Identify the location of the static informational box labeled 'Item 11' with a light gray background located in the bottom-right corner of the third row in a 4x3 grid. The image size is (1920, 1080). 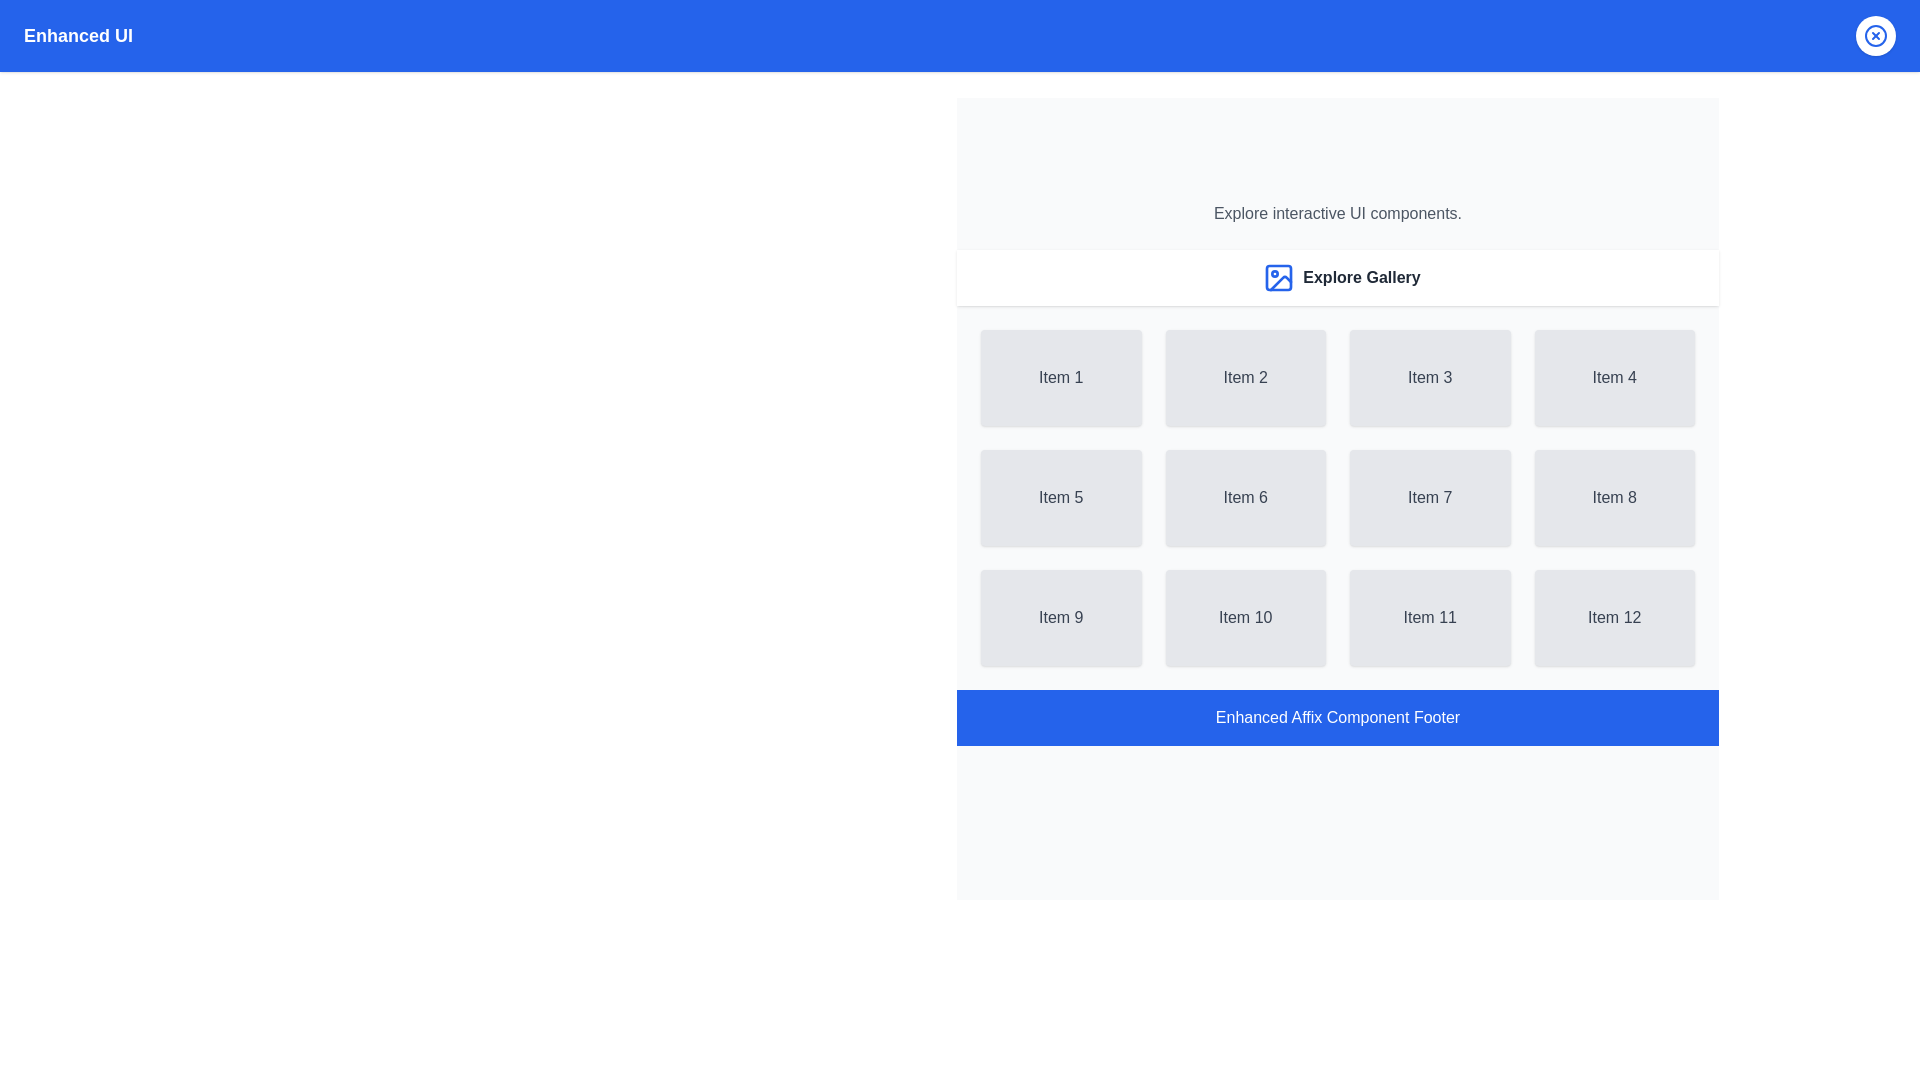
(1429, 616).